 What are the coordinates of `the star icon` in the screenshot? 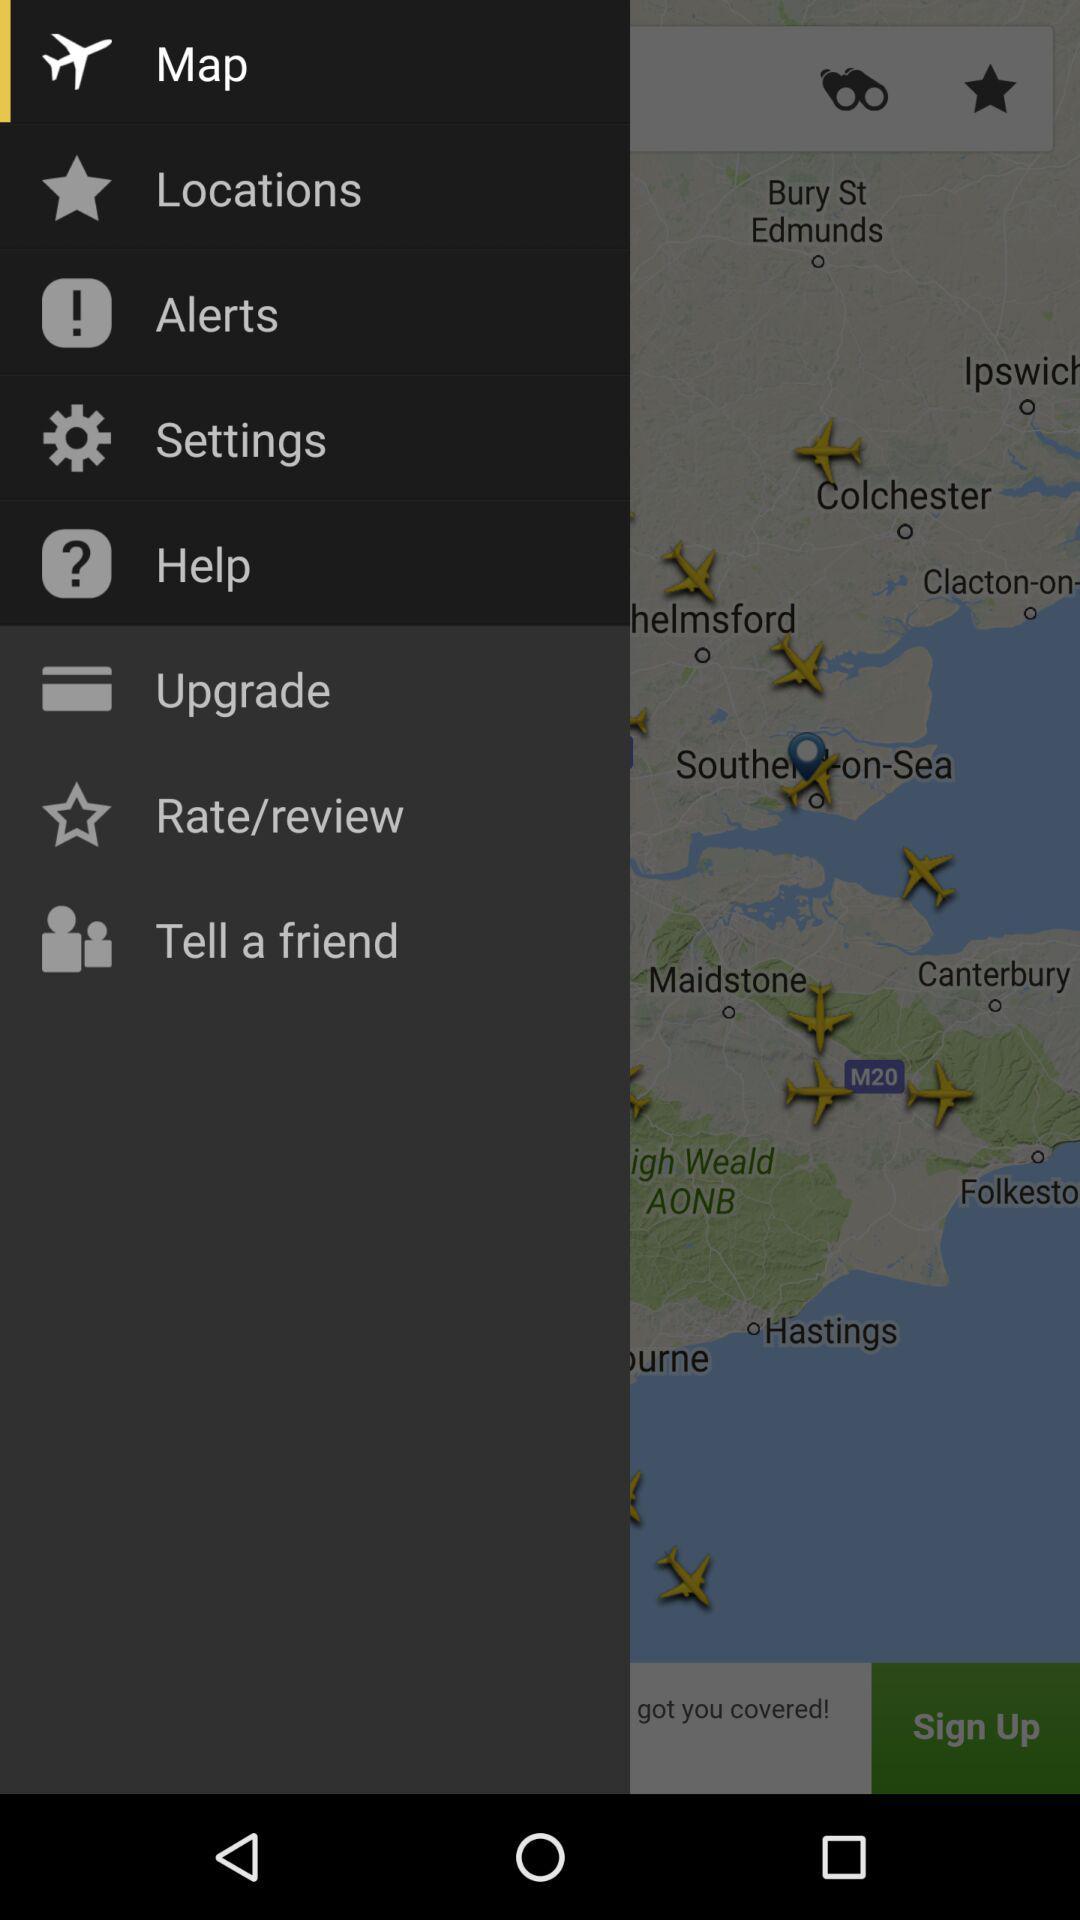 It's located at (990, 88).